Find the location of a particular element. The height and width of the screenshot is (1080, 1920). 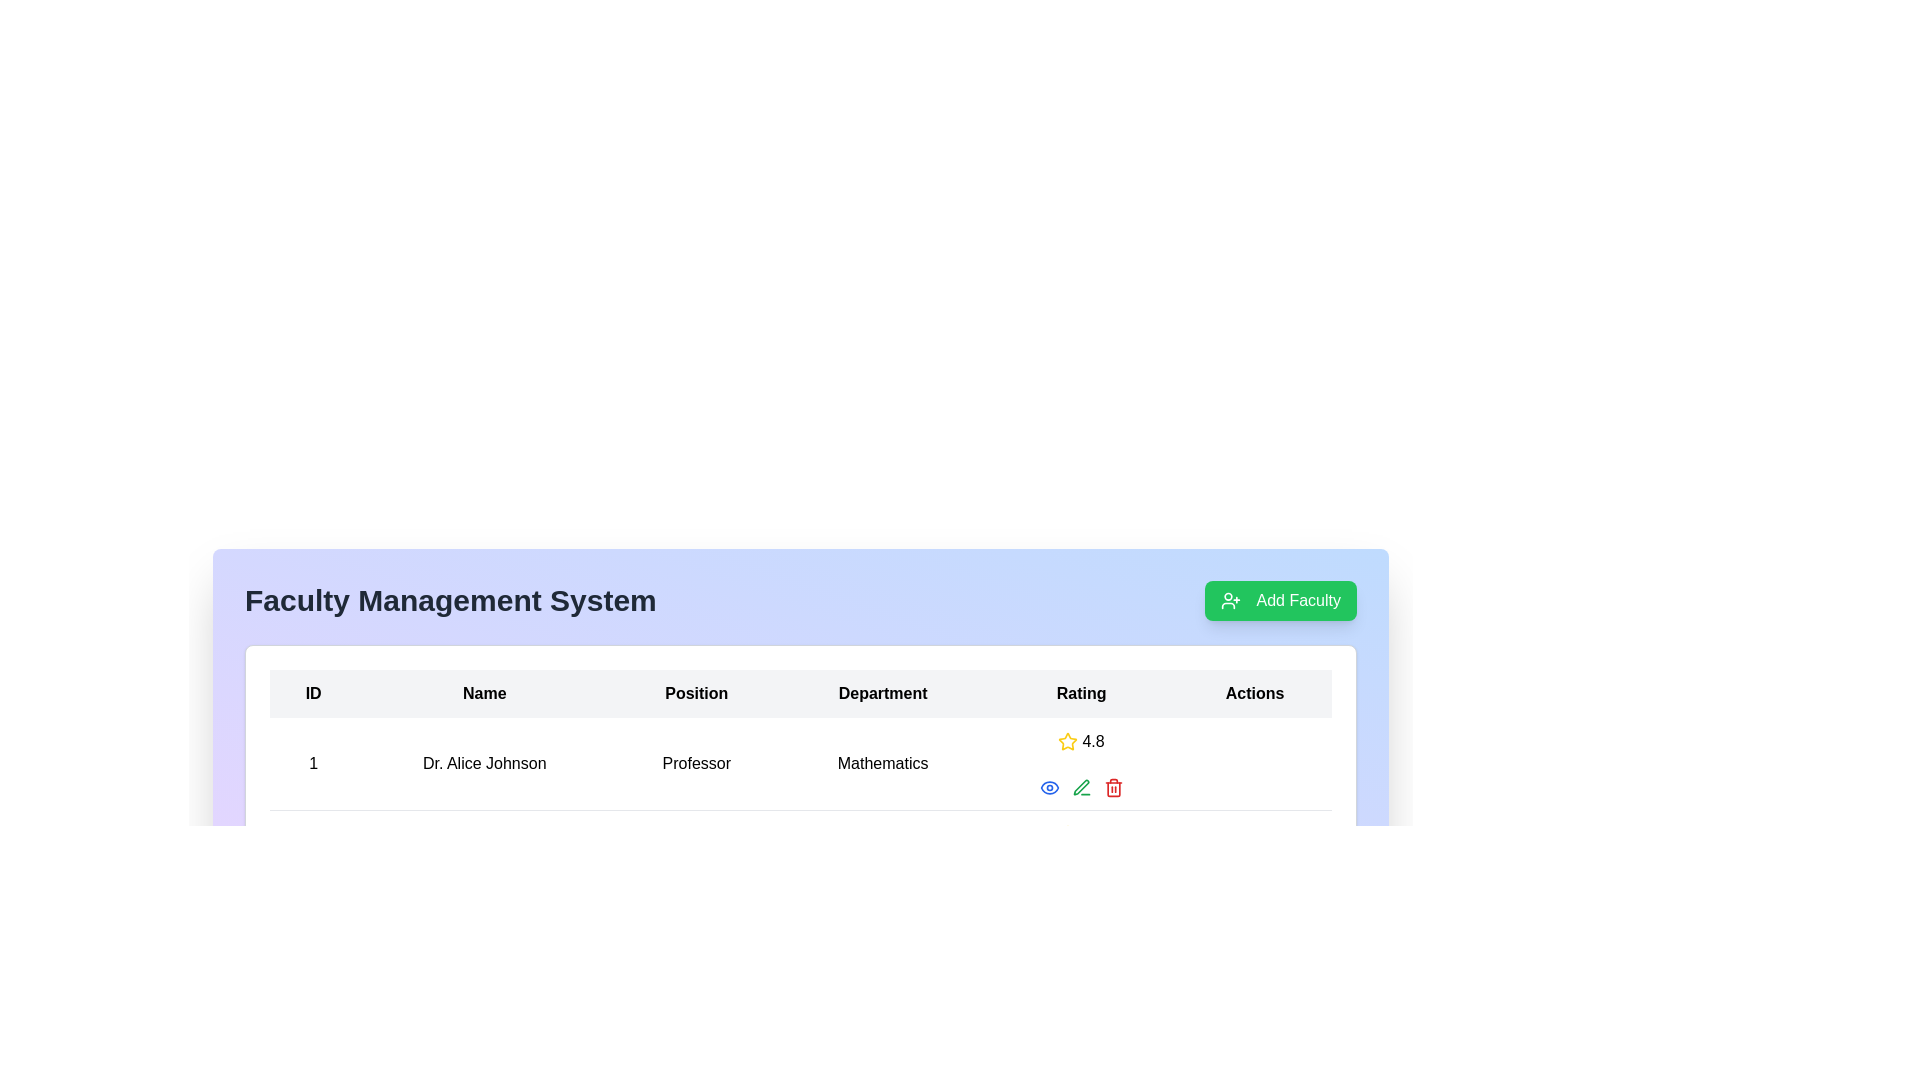

the text label displaying 'Name' in bold font, which is the second column header of the table located between 'ID' and 'Position' is located at coordinates (484, 693).